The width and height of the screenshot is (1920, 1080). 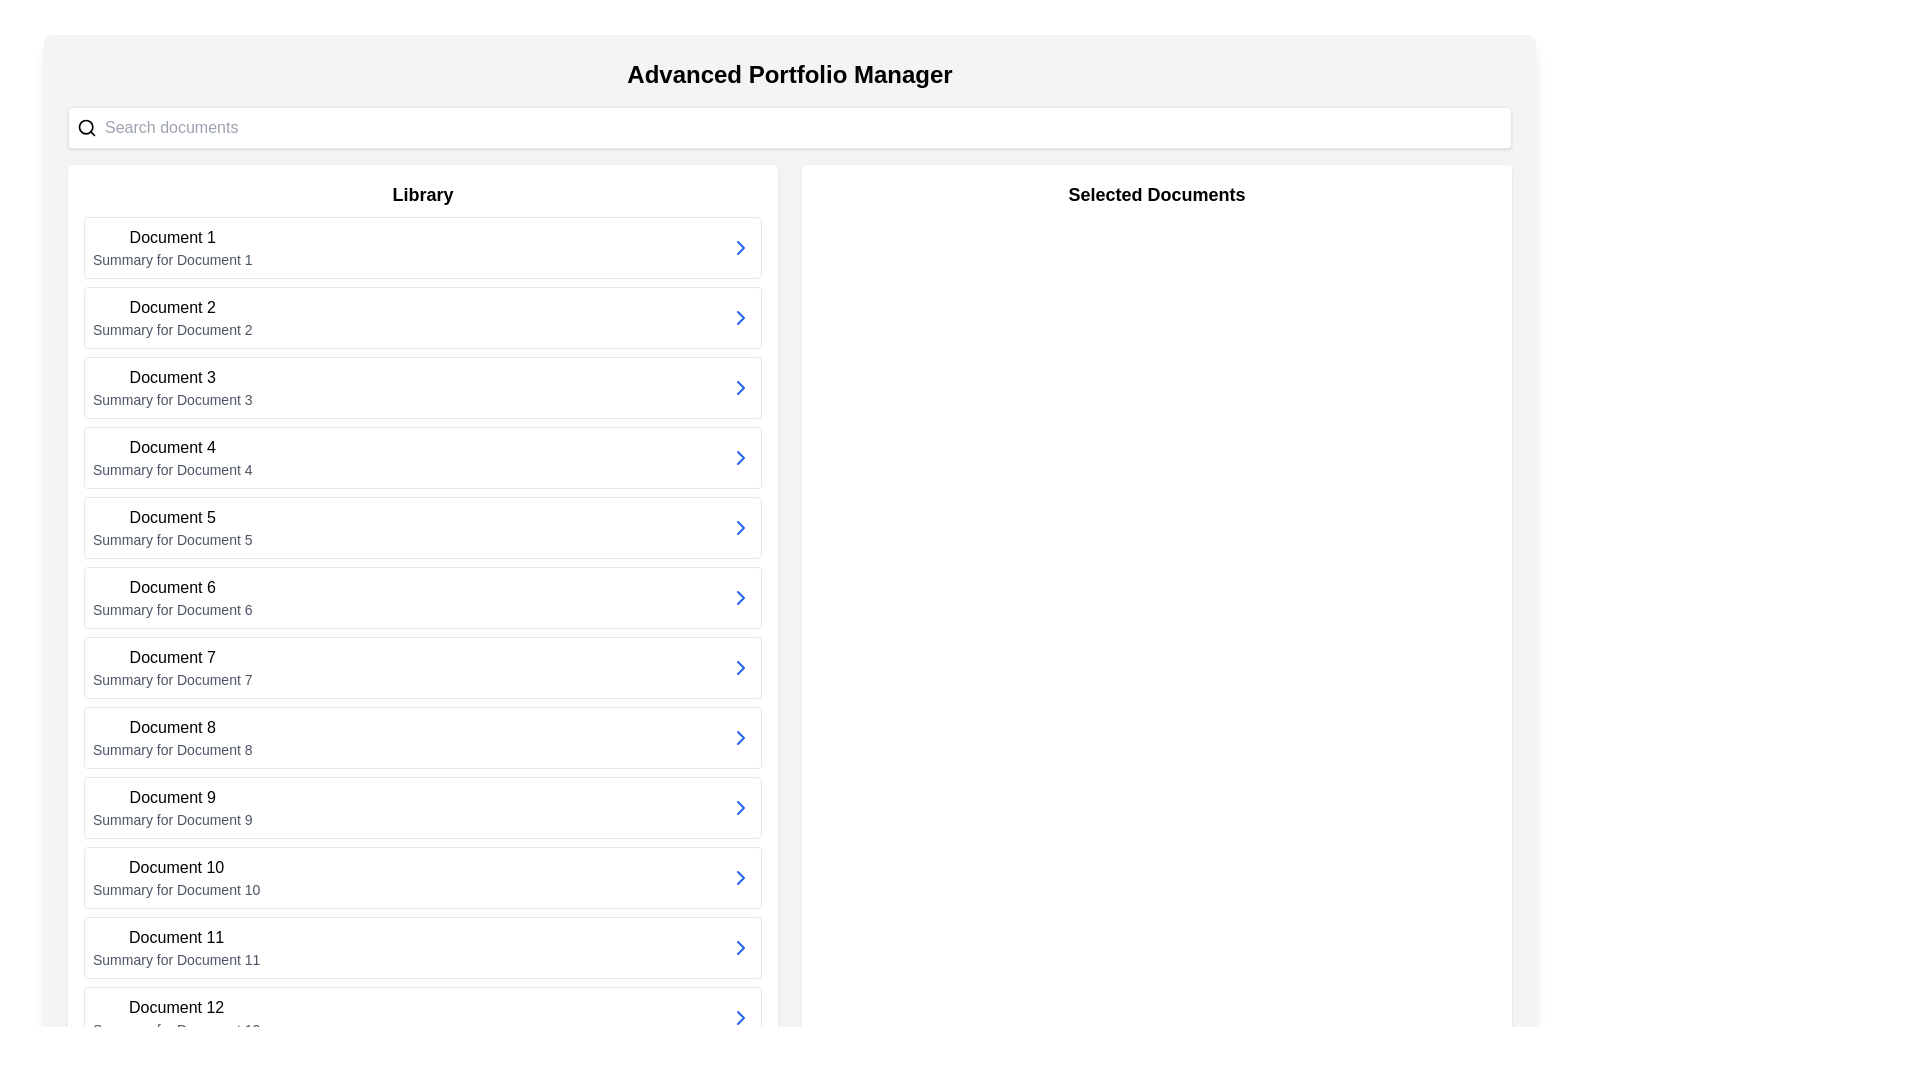 I want to click on the list item titled 'Document 12' in the Library section, so click(x=176, y=1018).